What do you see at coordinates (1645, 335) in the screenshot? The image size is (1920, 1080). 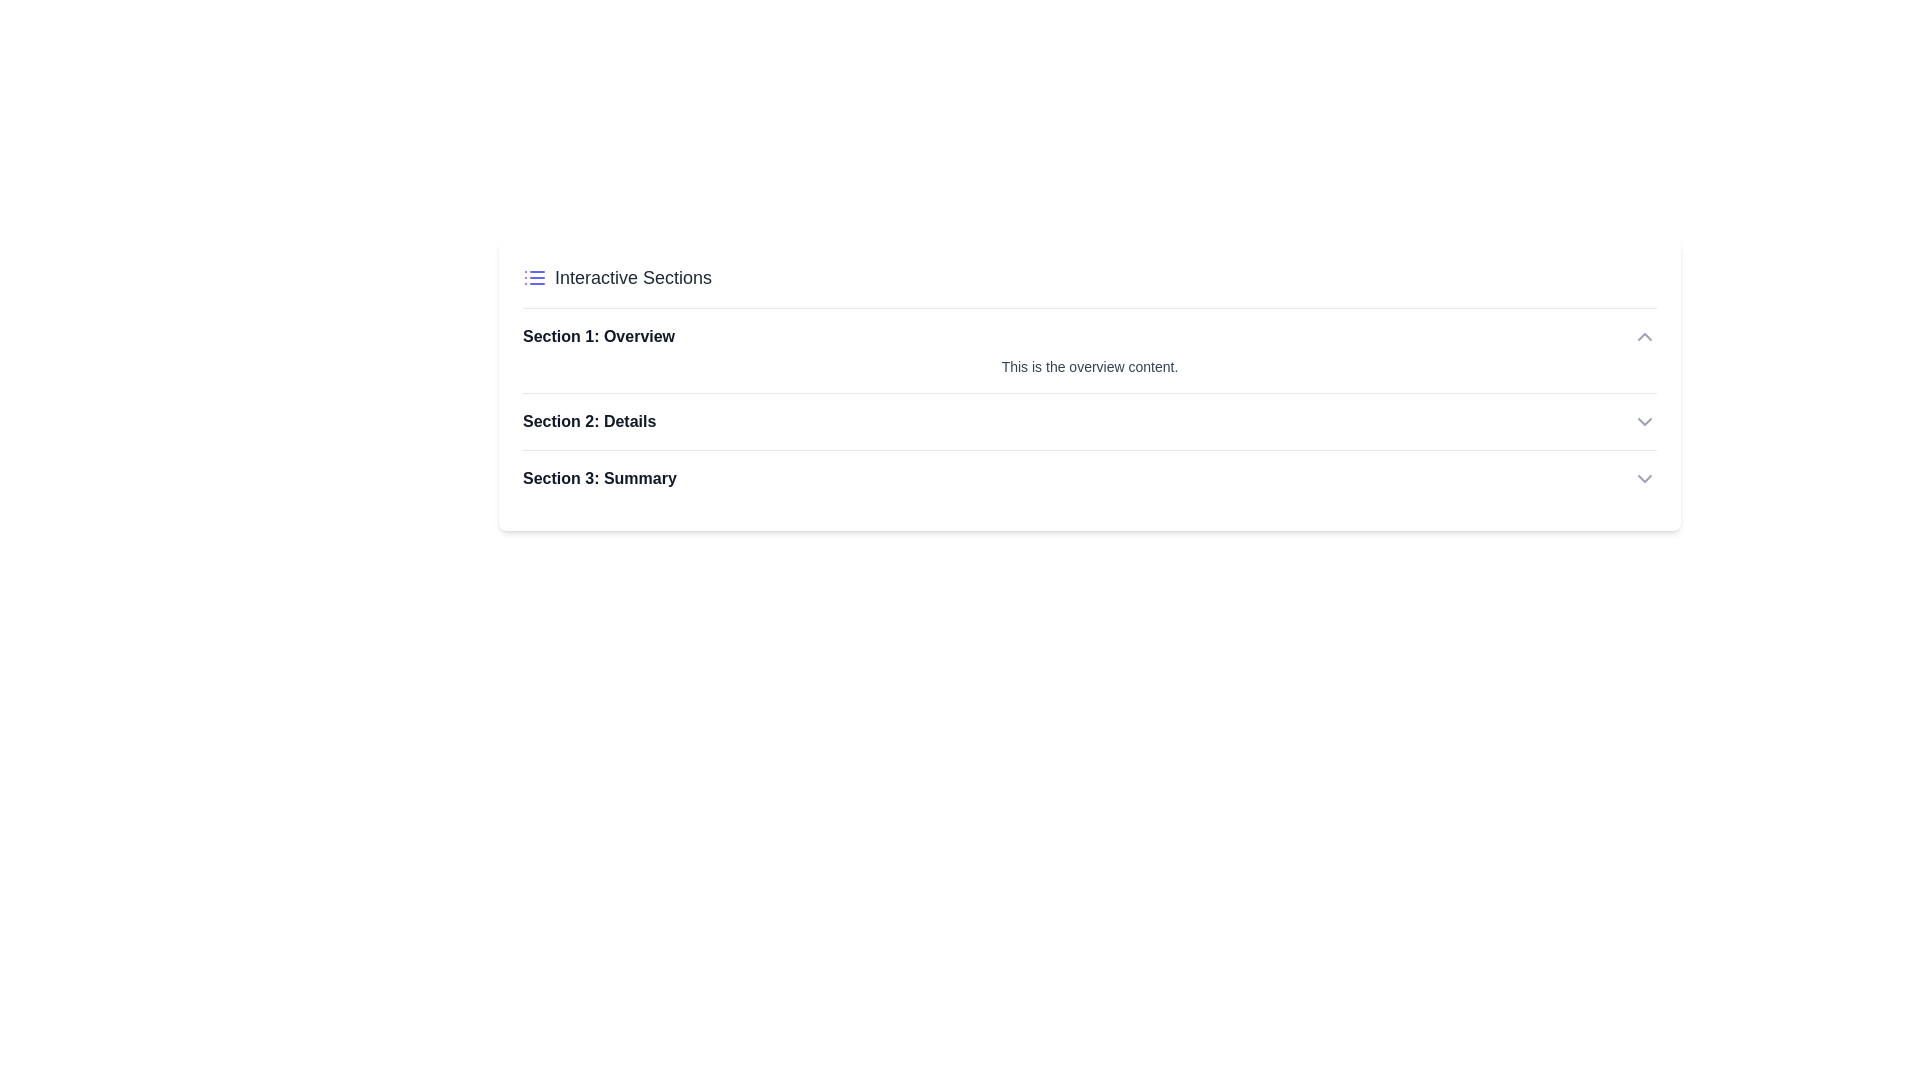 I see `the chevron icon that toggles the collapsing or expanding of the 'Overview' section content located at the far right of 'Section 1: Overview'` at bounding box center [1645, 335].